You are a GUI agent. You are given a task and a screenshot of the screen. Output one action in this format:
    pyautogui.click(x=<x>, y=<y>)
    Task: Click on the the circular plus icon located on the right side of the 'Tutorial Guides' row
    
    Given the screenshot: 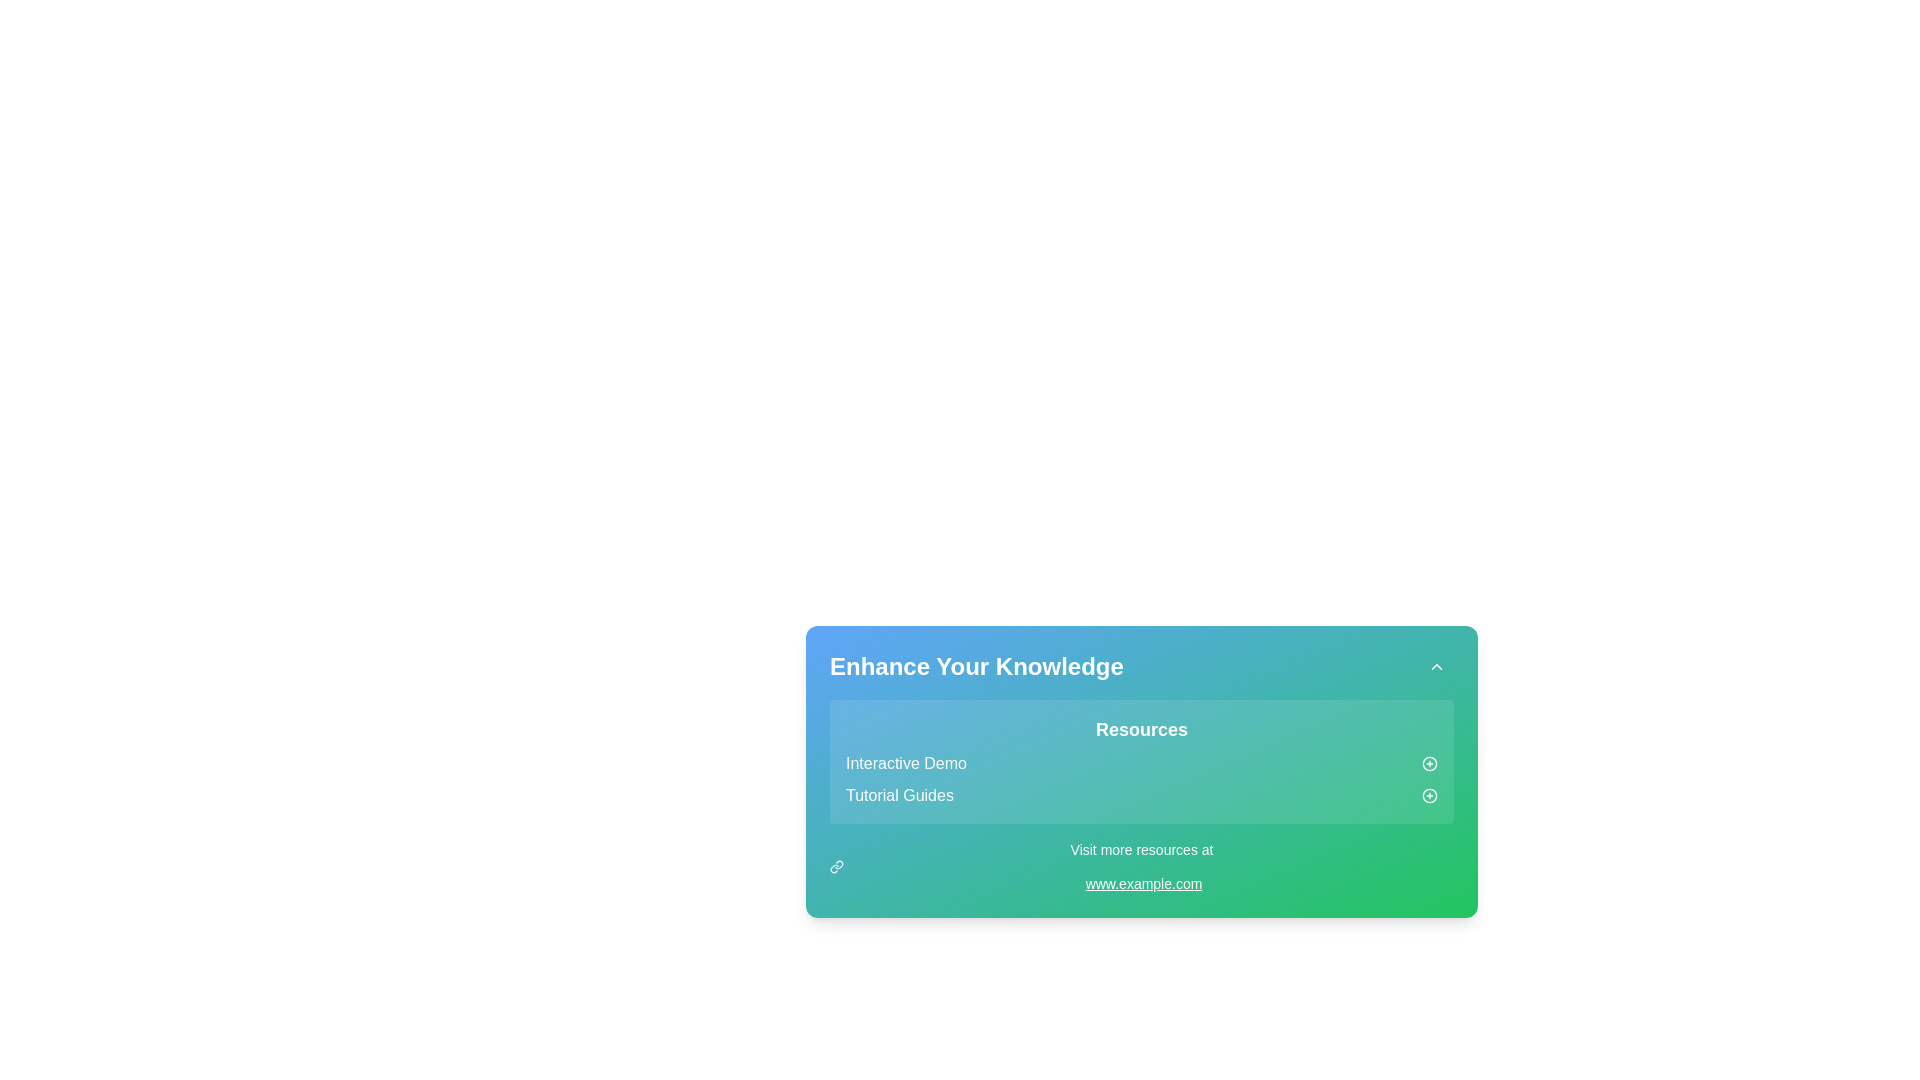 What is the action you would take?
    pyautogui.click(x=1429, y=794)
    